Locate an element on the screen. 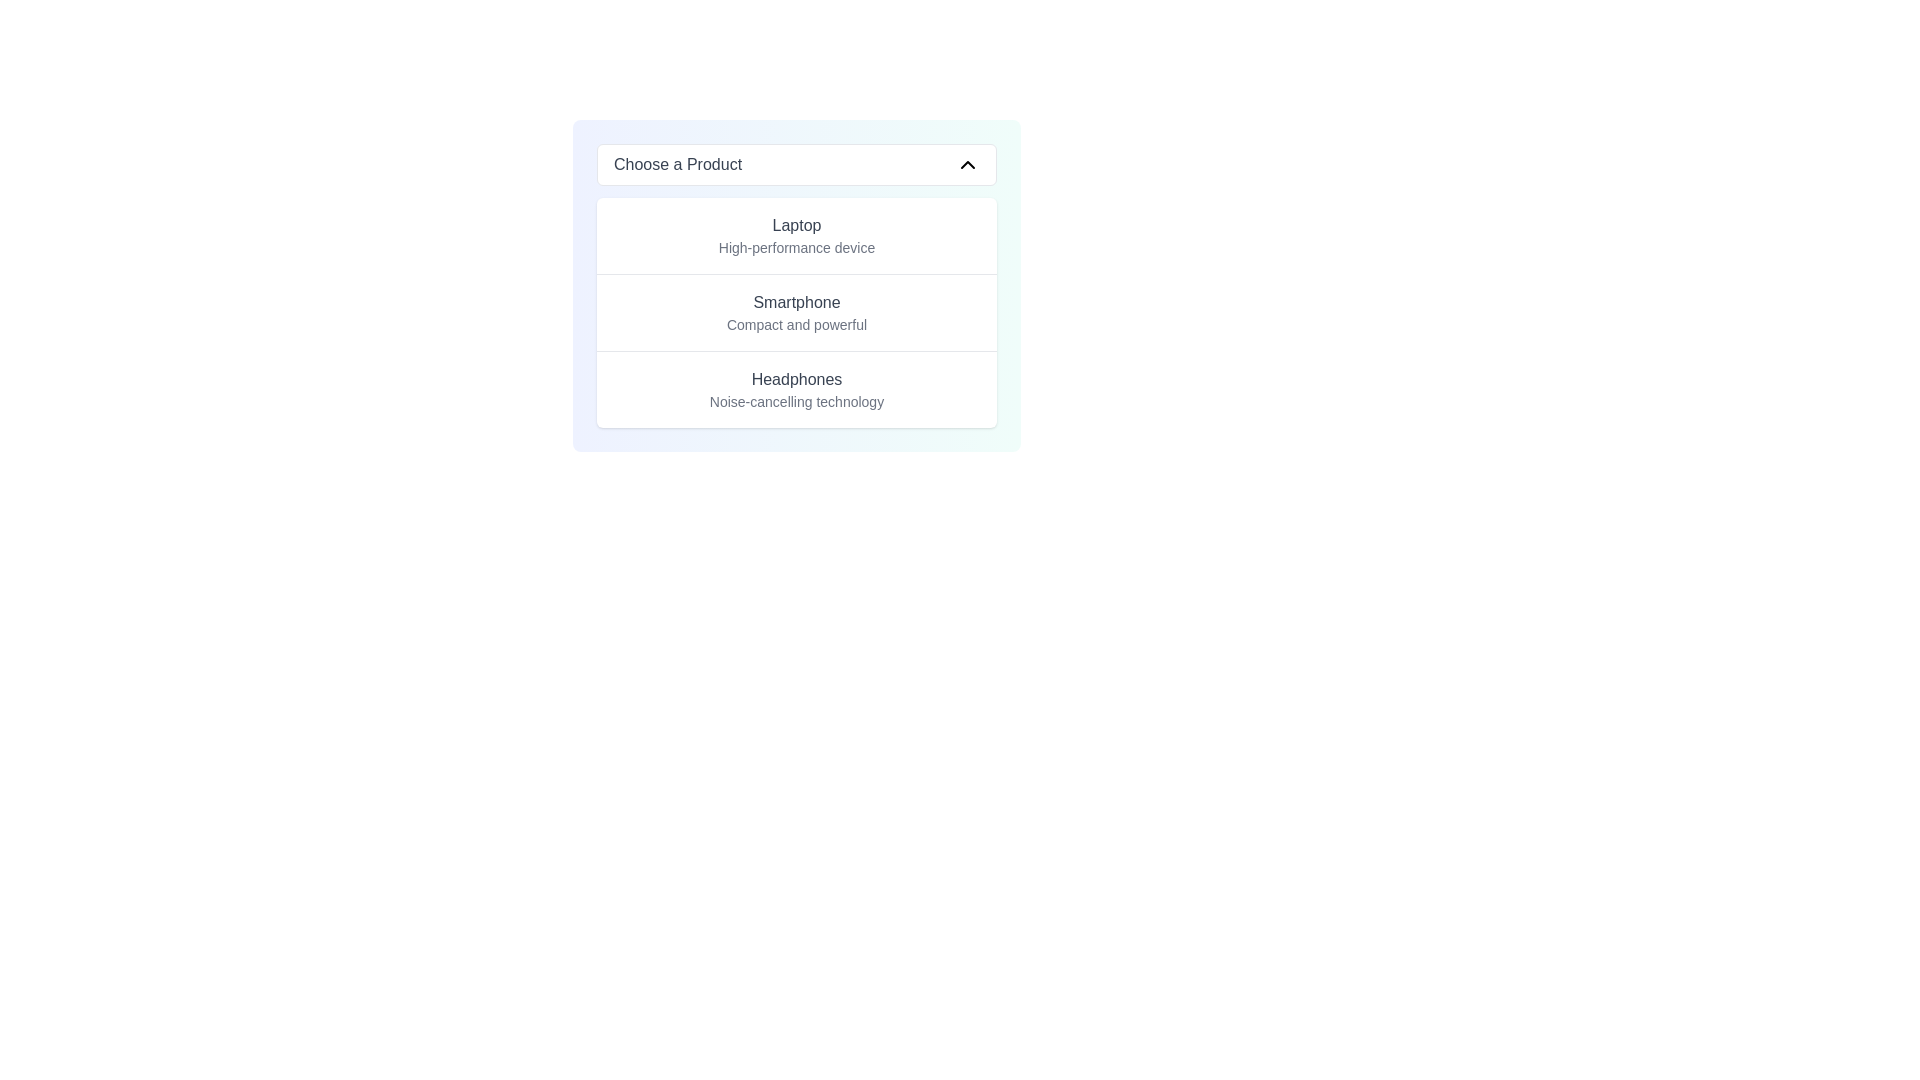 This screenshot has height=1080, width=1920. the 'Headphones' text label, which is the main title of the third item in the 'Choose a Product' dropdown menu is located at coordinates (795, 380).